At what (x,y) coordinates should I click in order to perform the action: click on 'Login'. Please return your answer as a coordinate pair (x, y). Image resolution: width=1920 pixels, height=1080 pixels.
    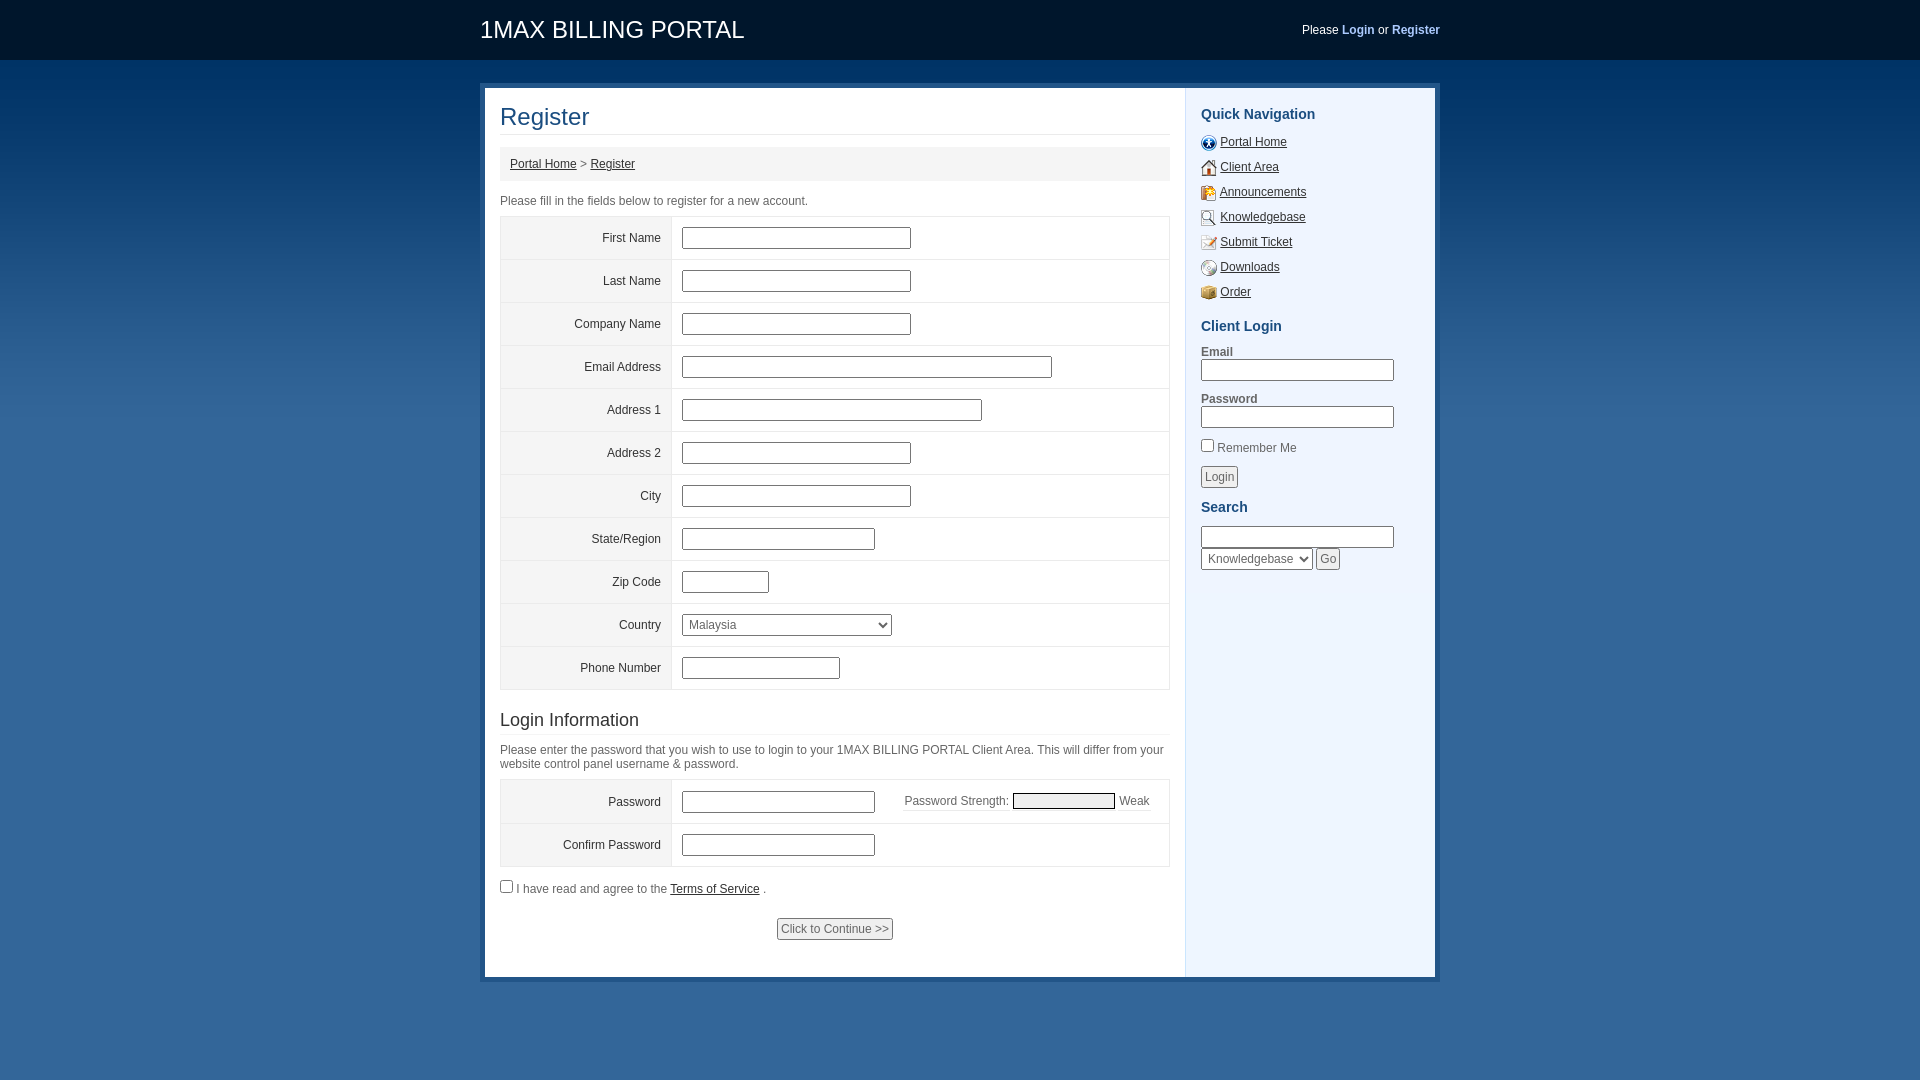
    Looking at the image, I should click on (1218, 477).